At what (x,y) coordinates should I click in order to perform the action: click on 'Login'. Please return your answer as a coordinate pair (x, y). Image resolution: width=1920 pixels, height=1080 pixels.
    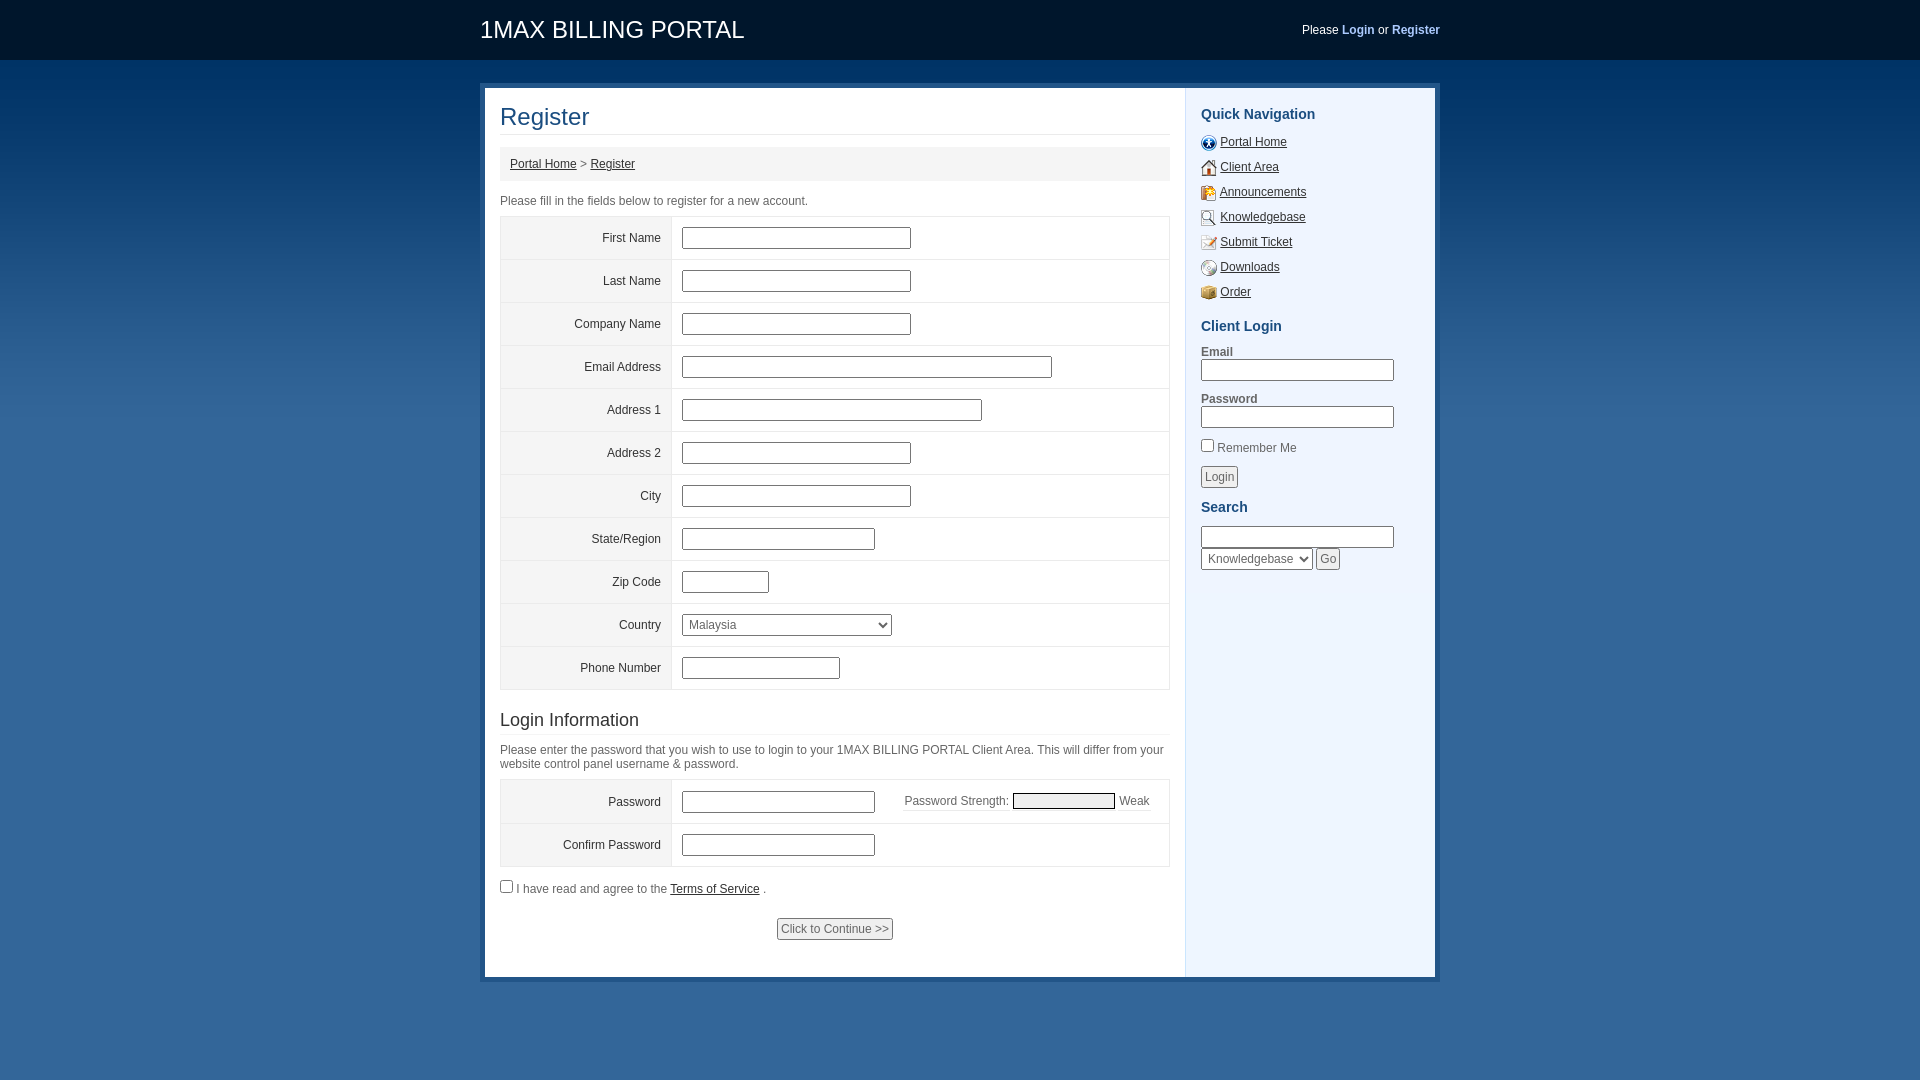
    Looking at the image, I should click on (1218, 477).